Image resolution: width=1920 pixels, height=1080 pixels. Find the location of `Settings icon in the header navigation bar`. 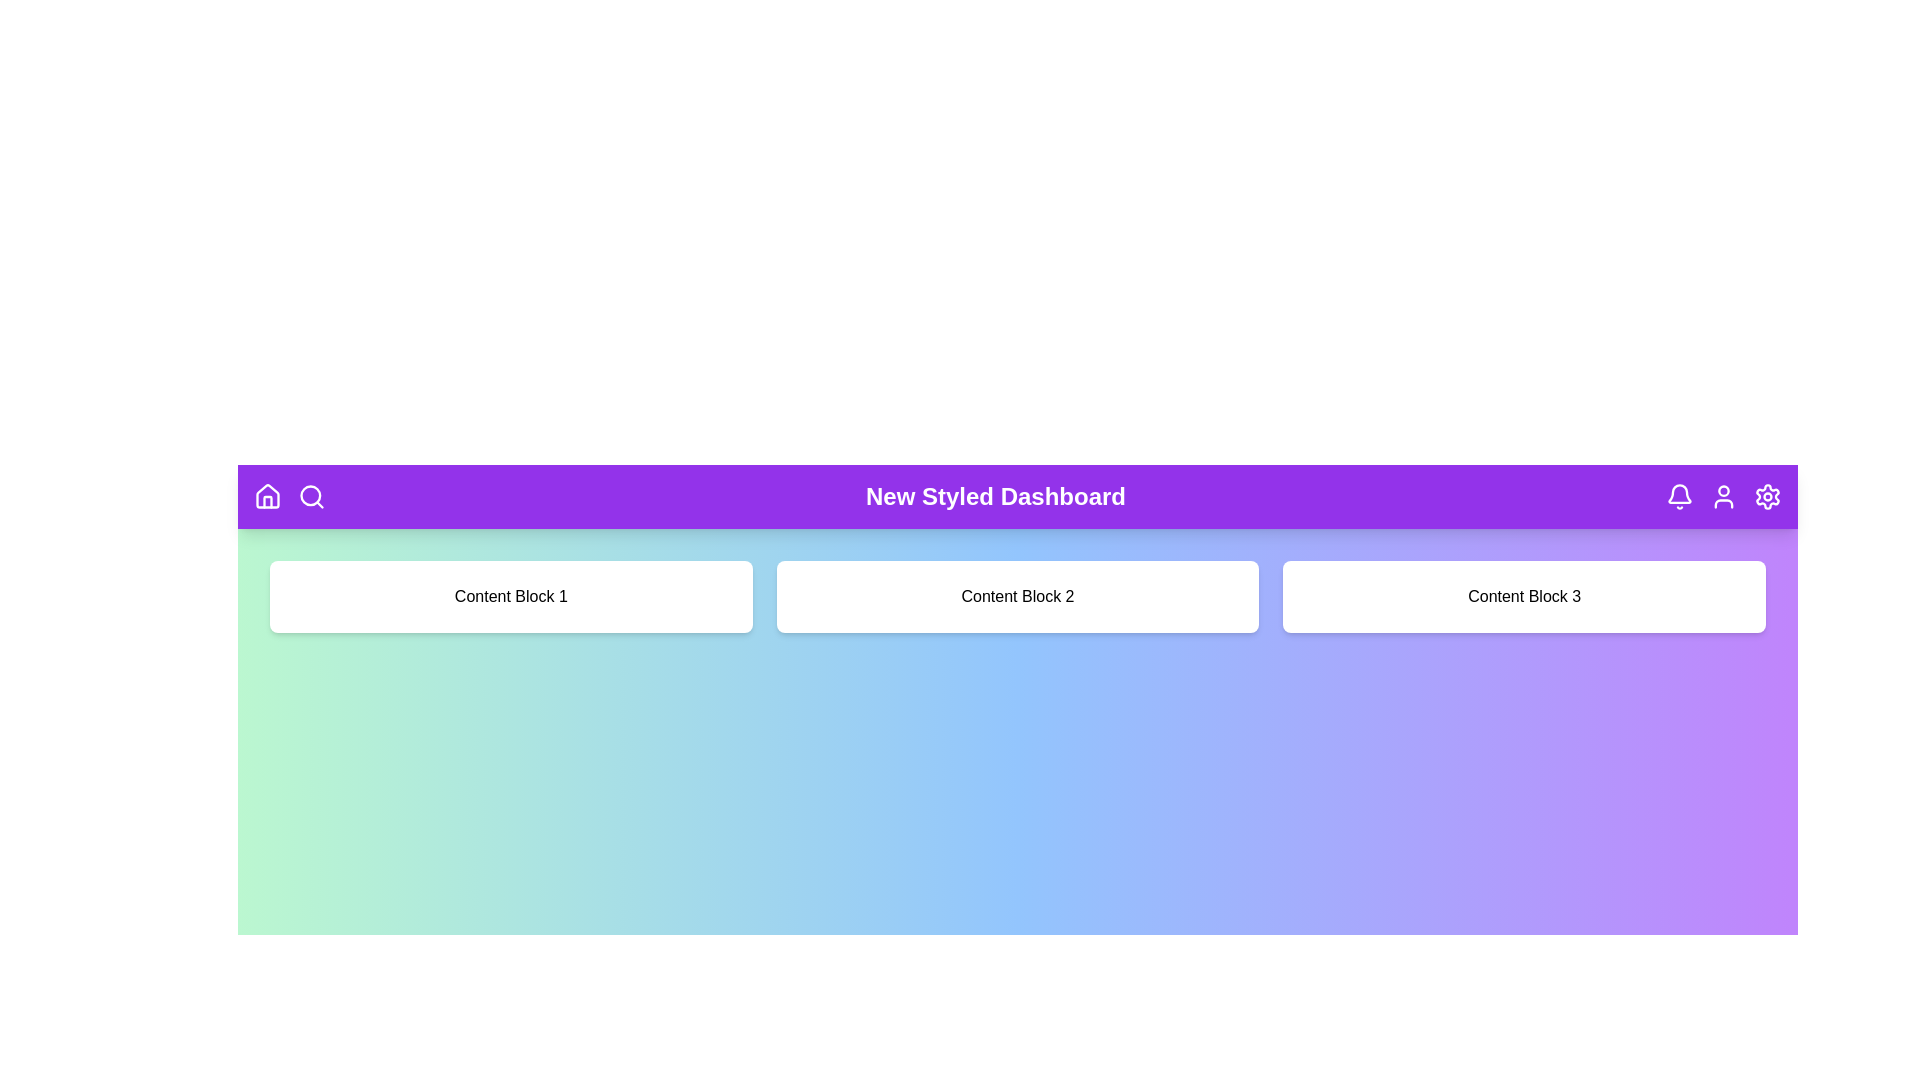

Settings icon in the header navigation bar is located at coordinates (1767, 496).